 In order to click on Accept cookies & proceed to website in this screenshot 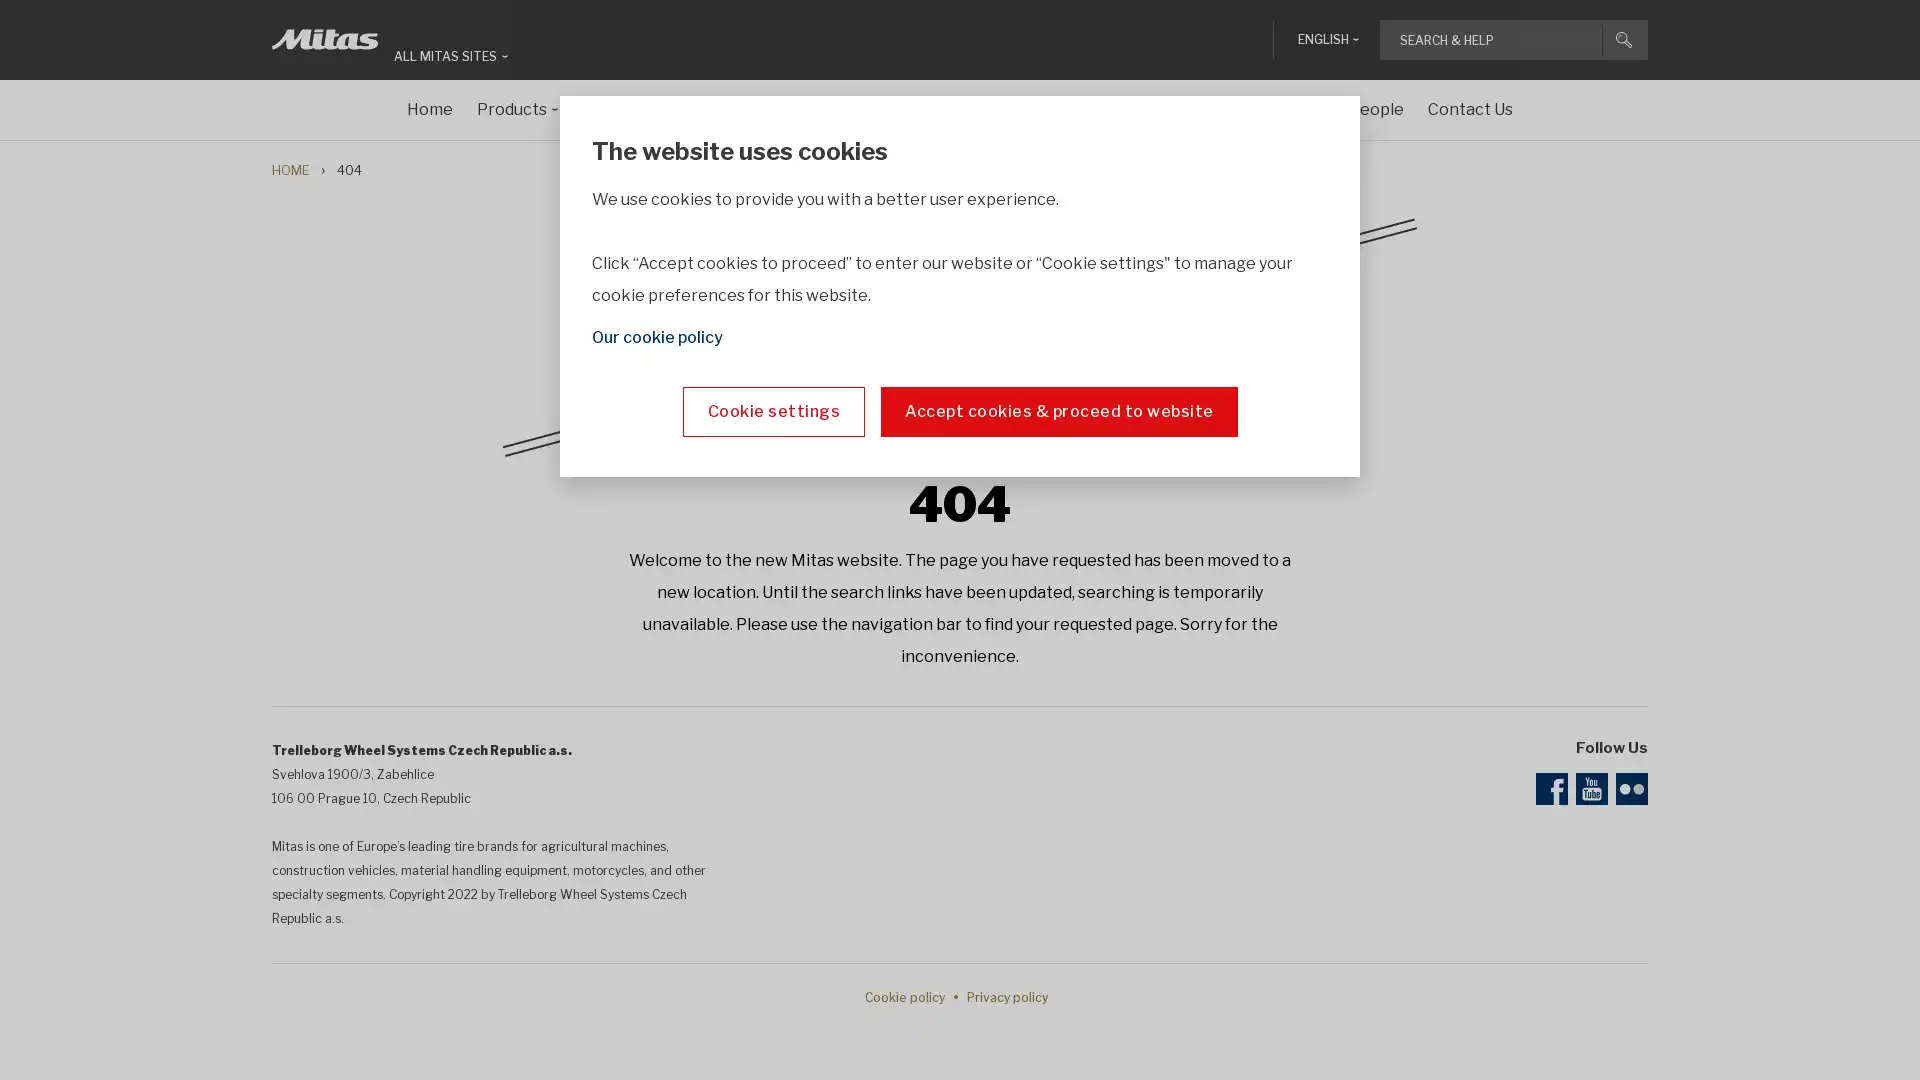, I will do `click(1058, 410)`.